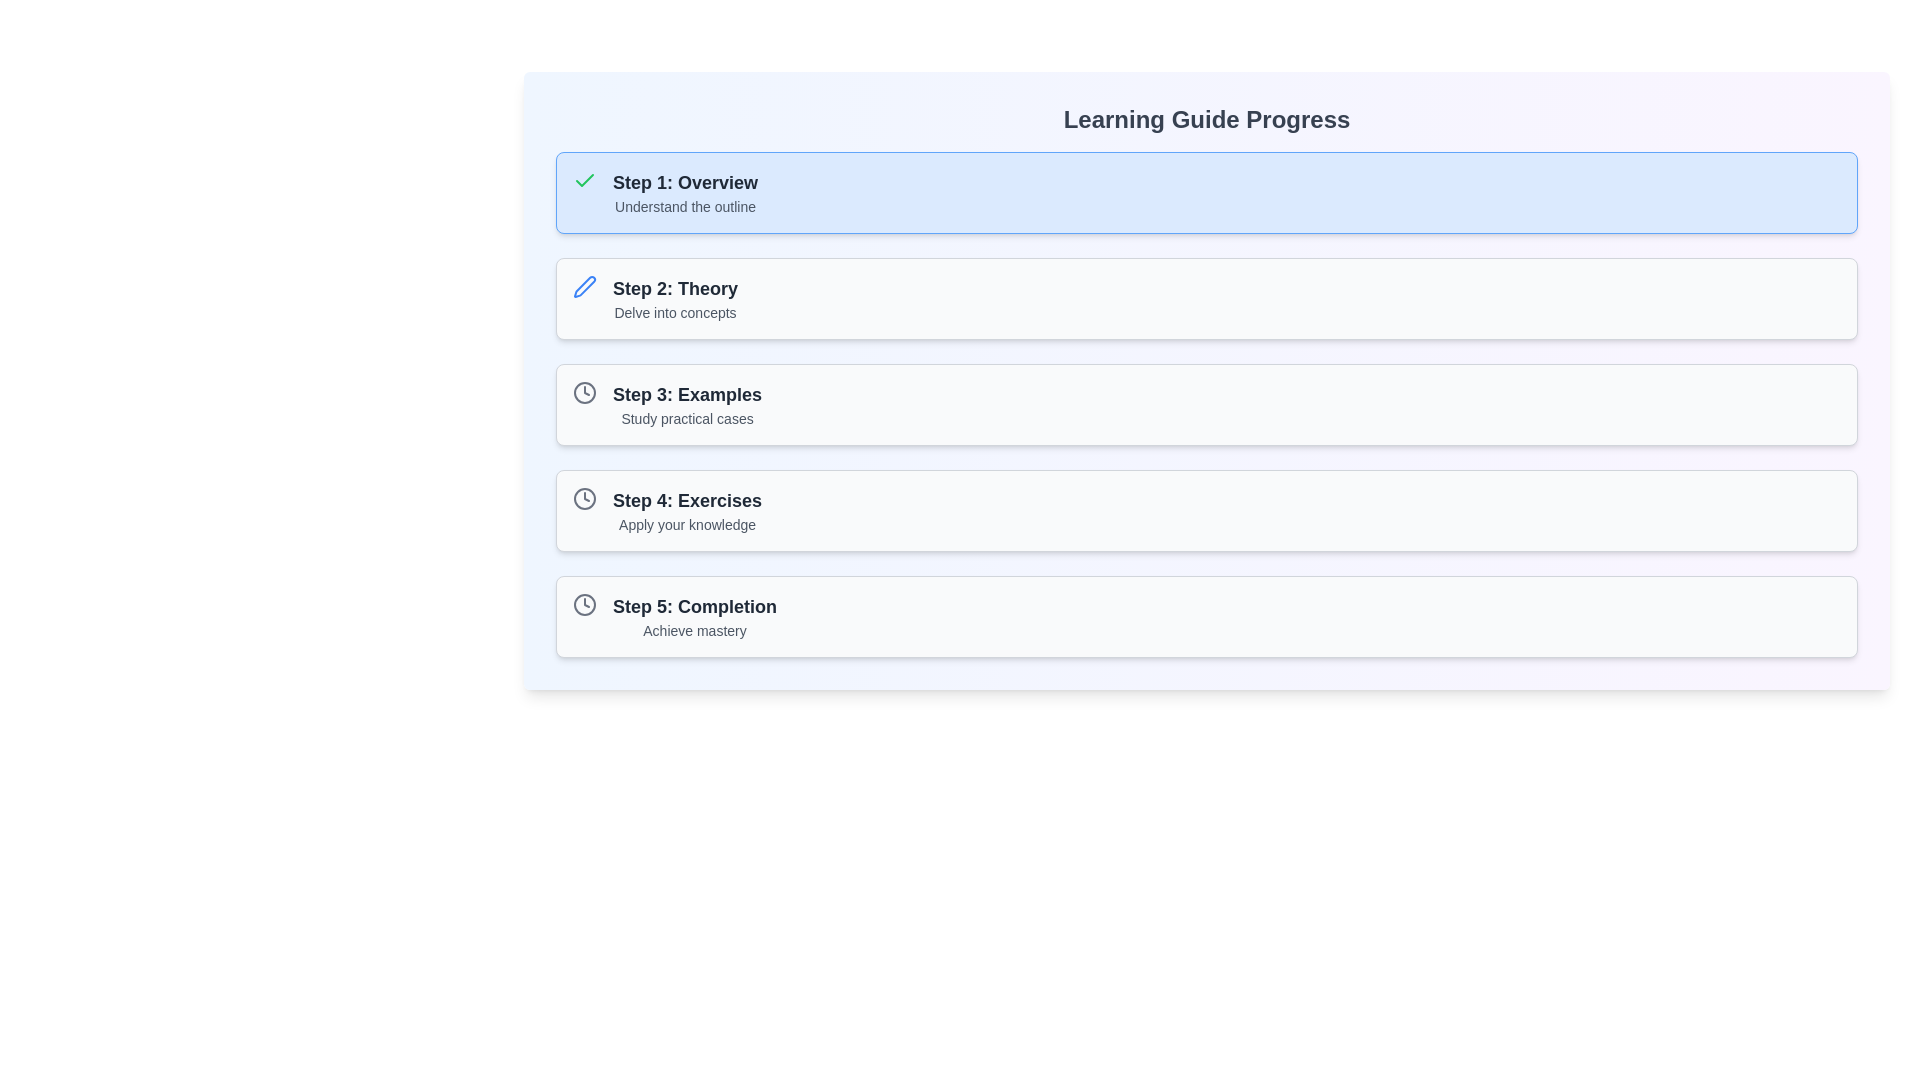  Describe the element at coordinates (695, 605) in the screenshot. I see `the static text element that serves as the title for Step 5 in the multi-step progress guide, located directly above the 'Achieve mastery' subtitle` at that location.